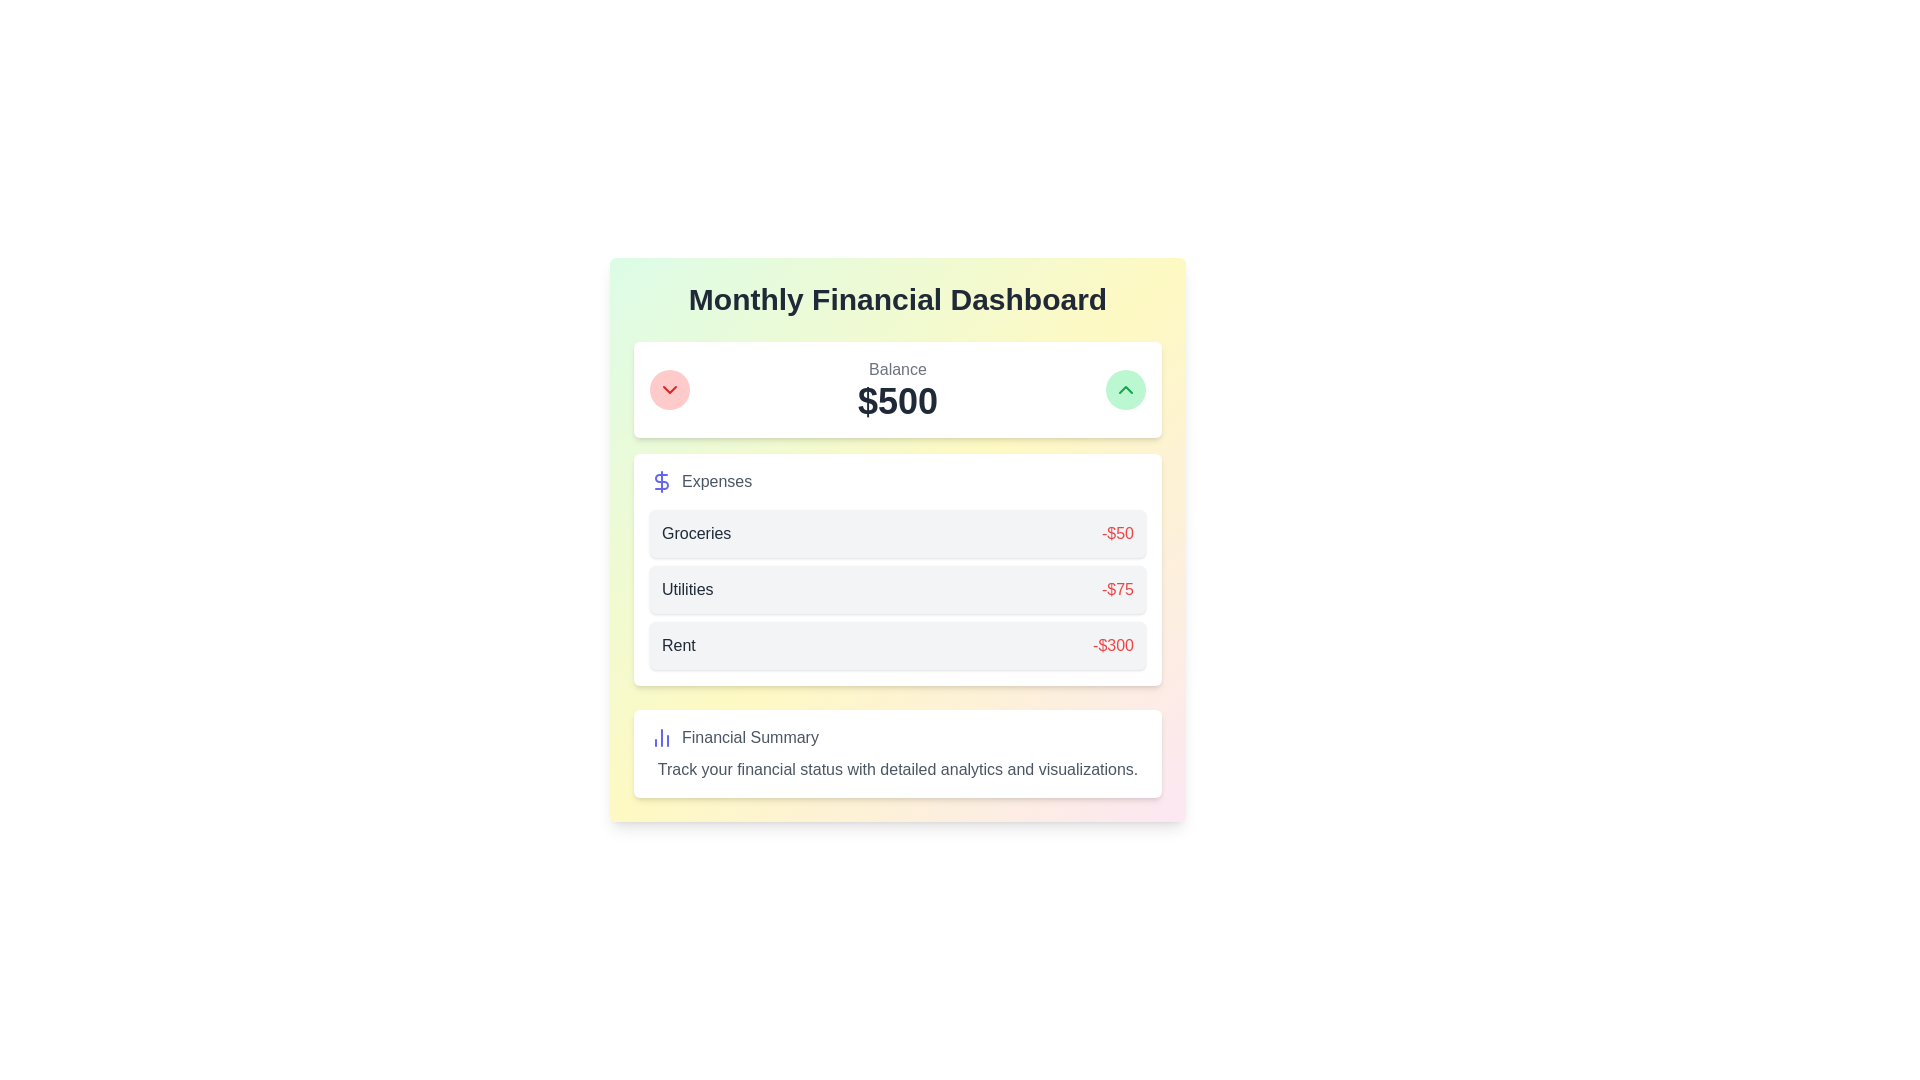 This screenshot has width=1920, height=1080. Describe the element at coordinates (696, 532) in the screenshot. I see `the label indicating the category of an expense item, specifically 'Groceries', within the financial dashboard` at that location.